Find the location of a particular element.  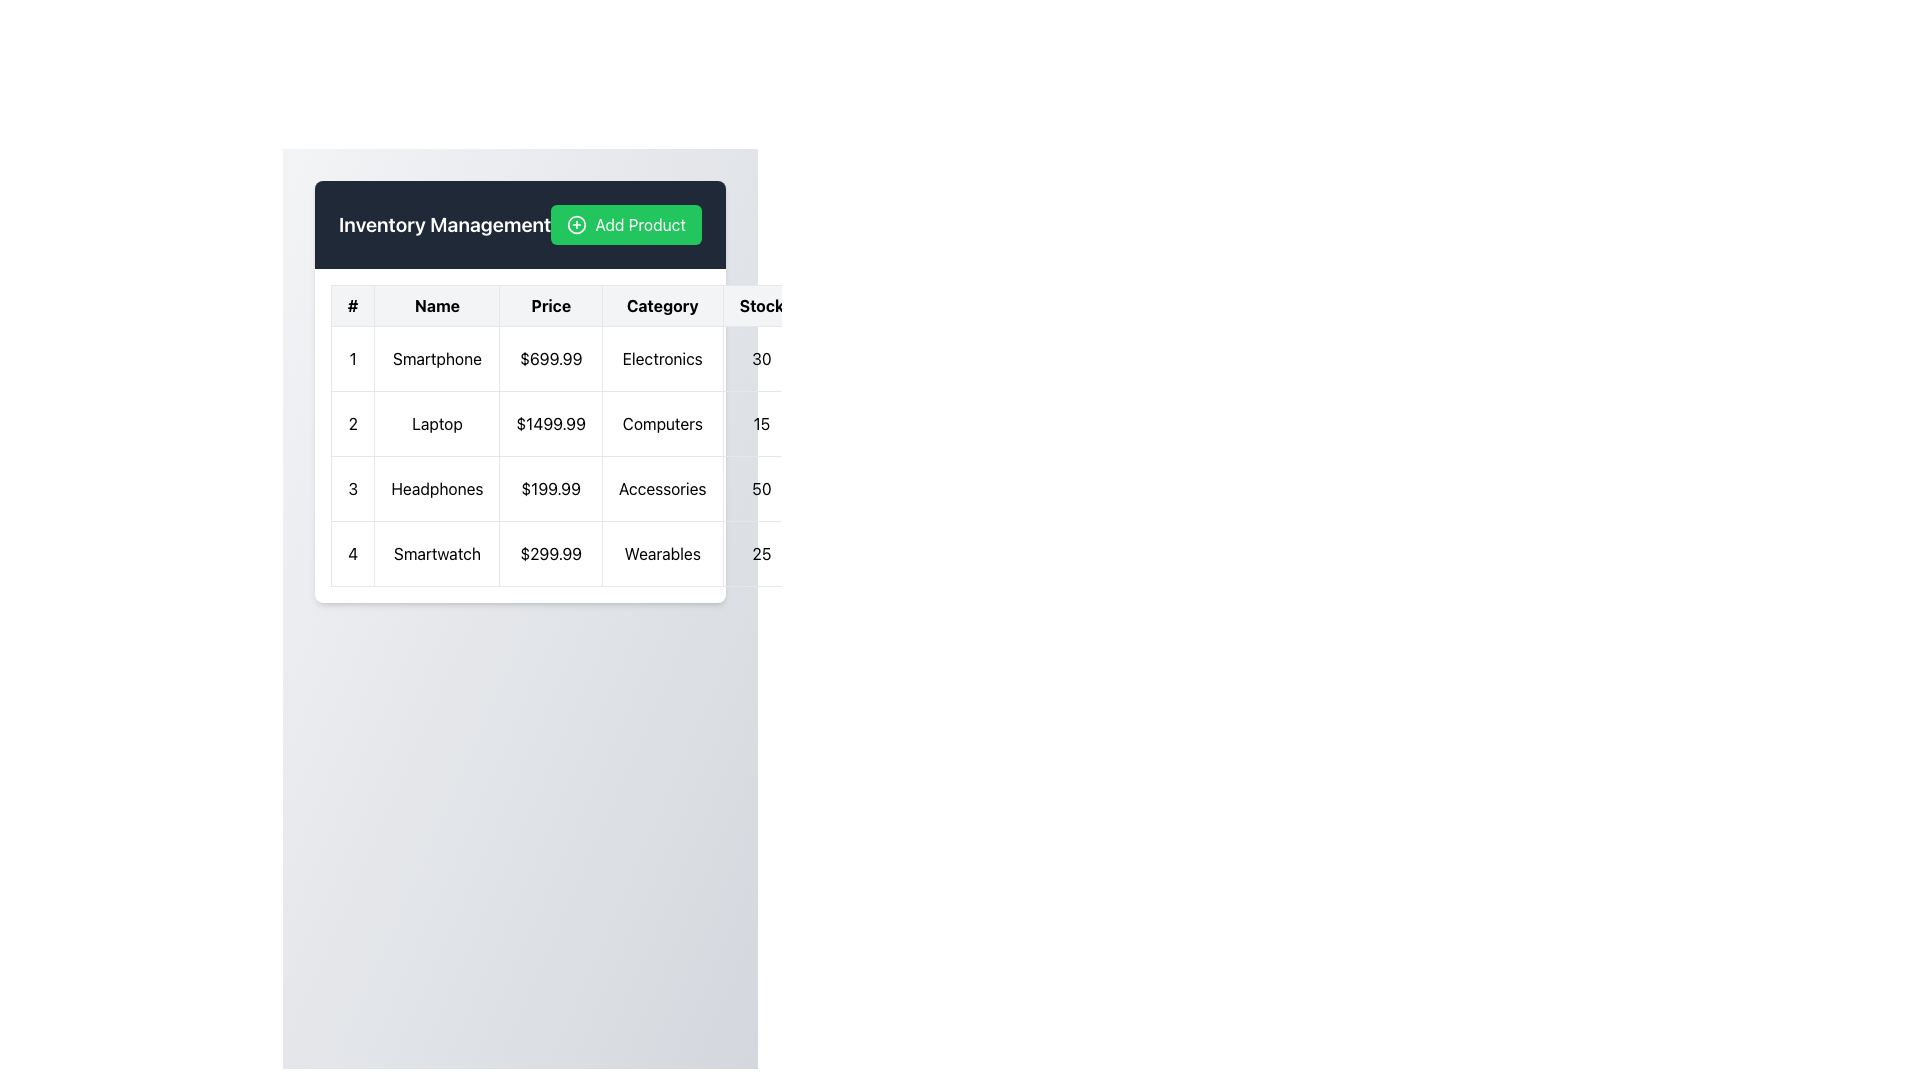

the green 'Add Product' button with a circular plus icon to initiate the add product action is located at coordinates (625, 224).